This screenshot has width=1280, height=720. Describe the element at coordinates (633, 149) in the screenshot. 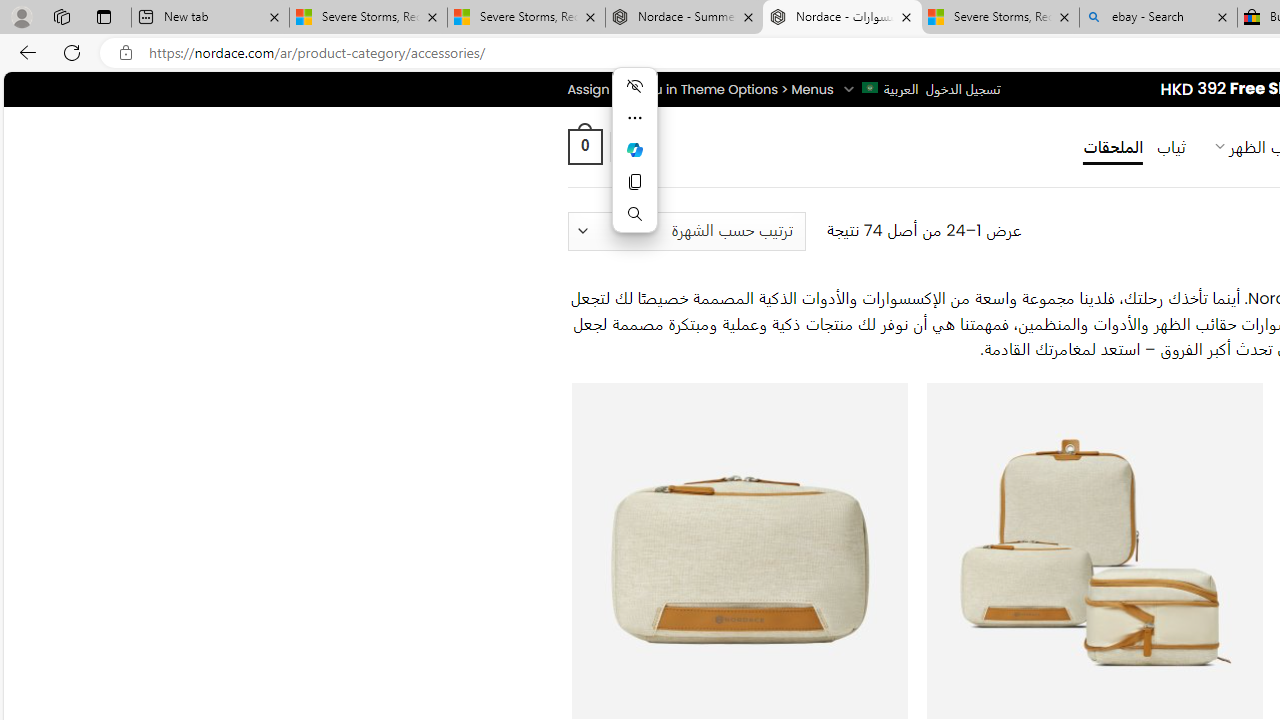

I see `'Ask Copilot'` at that location.